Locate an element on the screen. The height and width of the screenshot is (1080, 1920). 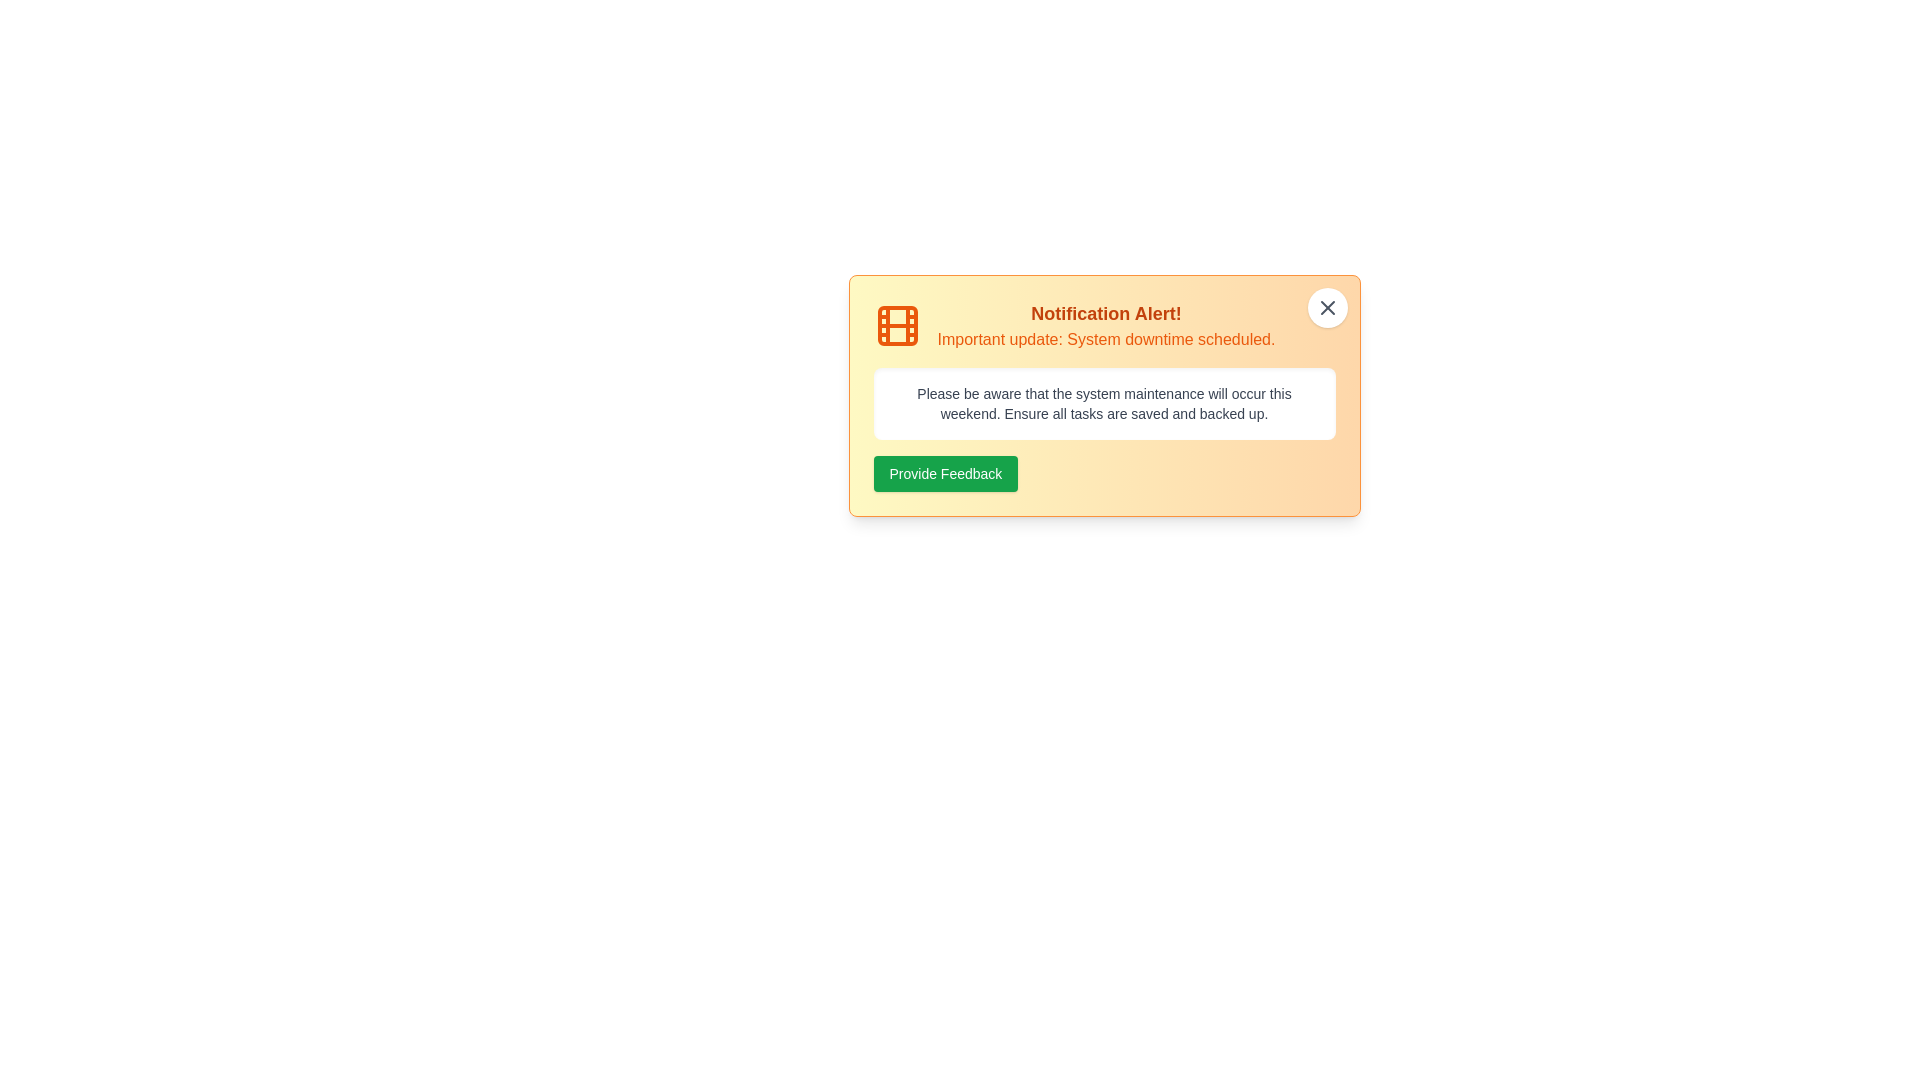
the 'Provide Feedback' button is located at coordinates (944, 474).